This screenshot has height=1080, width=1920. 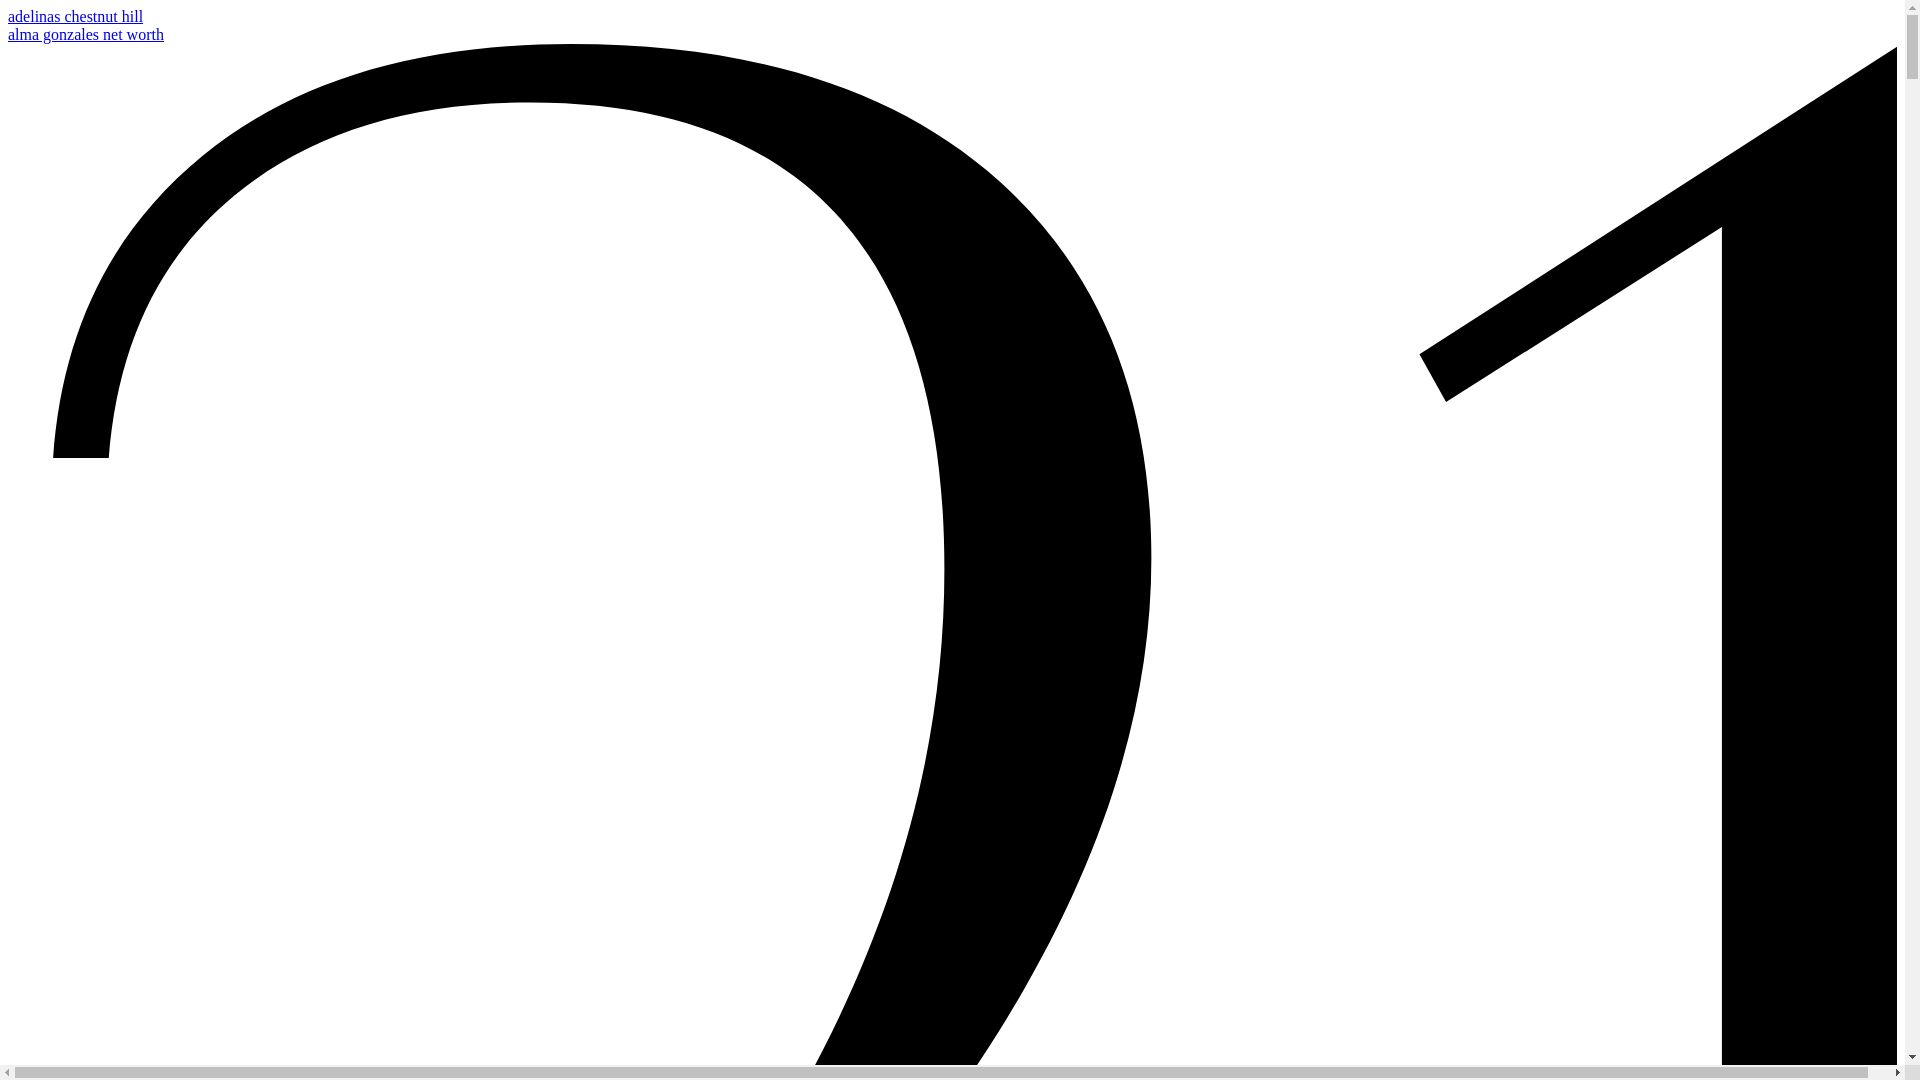 What do you see at coordinates (8, 16) in the screenshot?
I see `'adelinas chestnut hill'` at bounding box center [8, 16].